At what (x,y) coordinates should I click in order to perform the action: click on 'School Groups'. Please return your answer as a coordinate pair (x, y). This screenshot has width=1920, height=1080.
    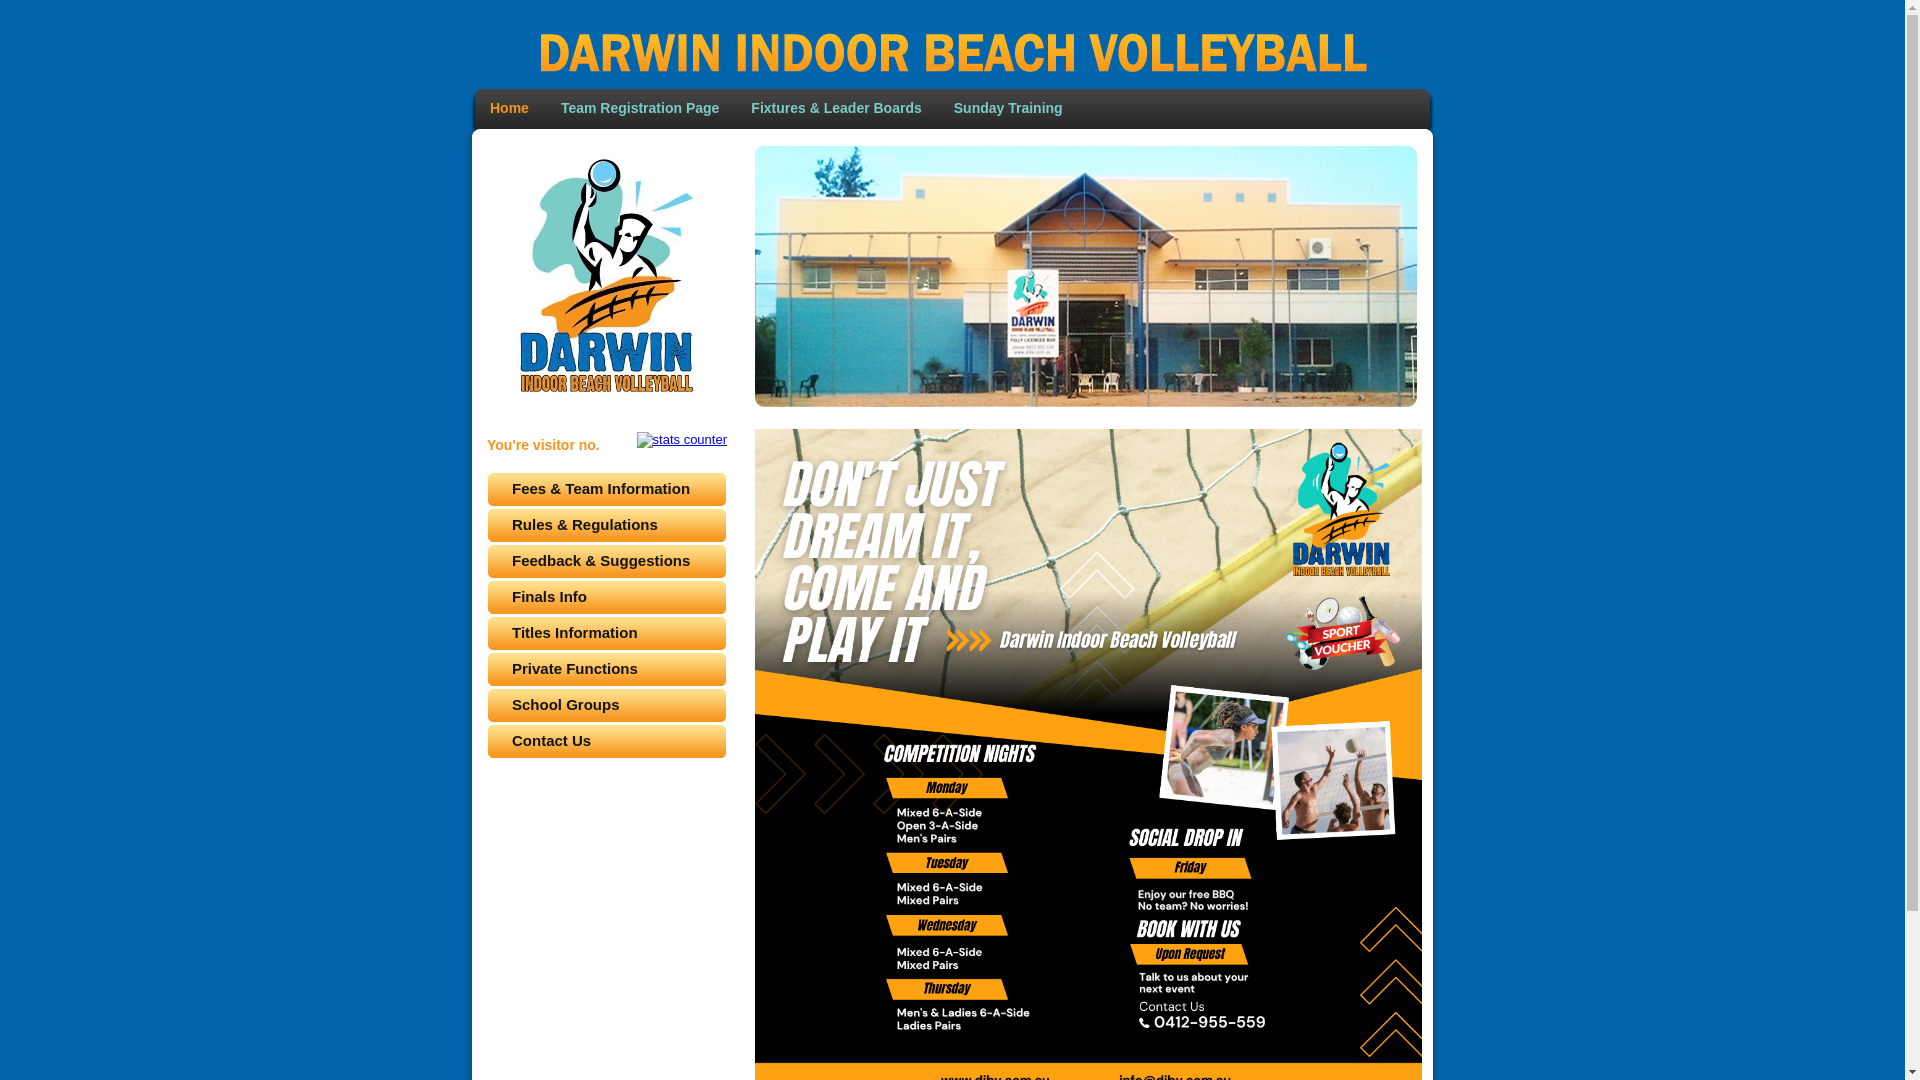
    Looking at the image, I should click on (486, 704).